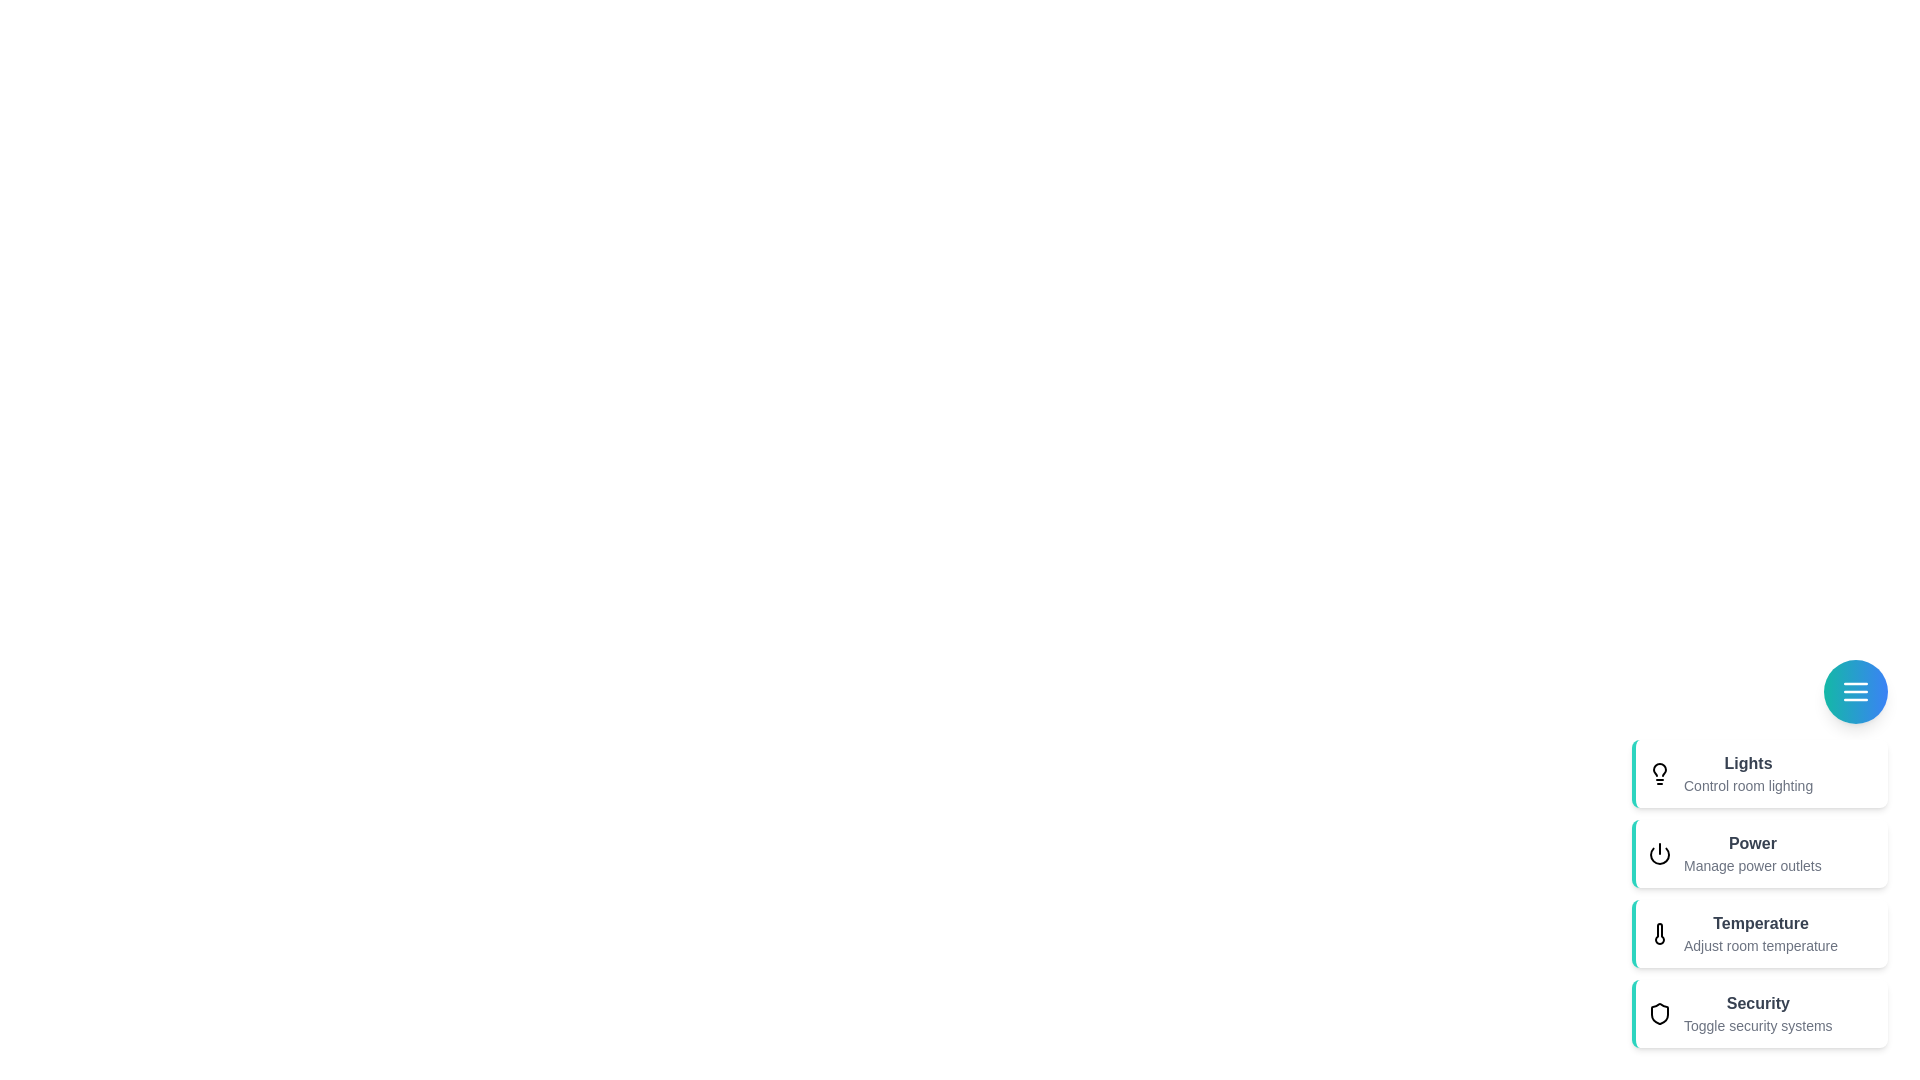 The height and width of the screenshot is (1080, 1920). I want to click on floating button to toggle the menu's visibility, so click(1855, 690).